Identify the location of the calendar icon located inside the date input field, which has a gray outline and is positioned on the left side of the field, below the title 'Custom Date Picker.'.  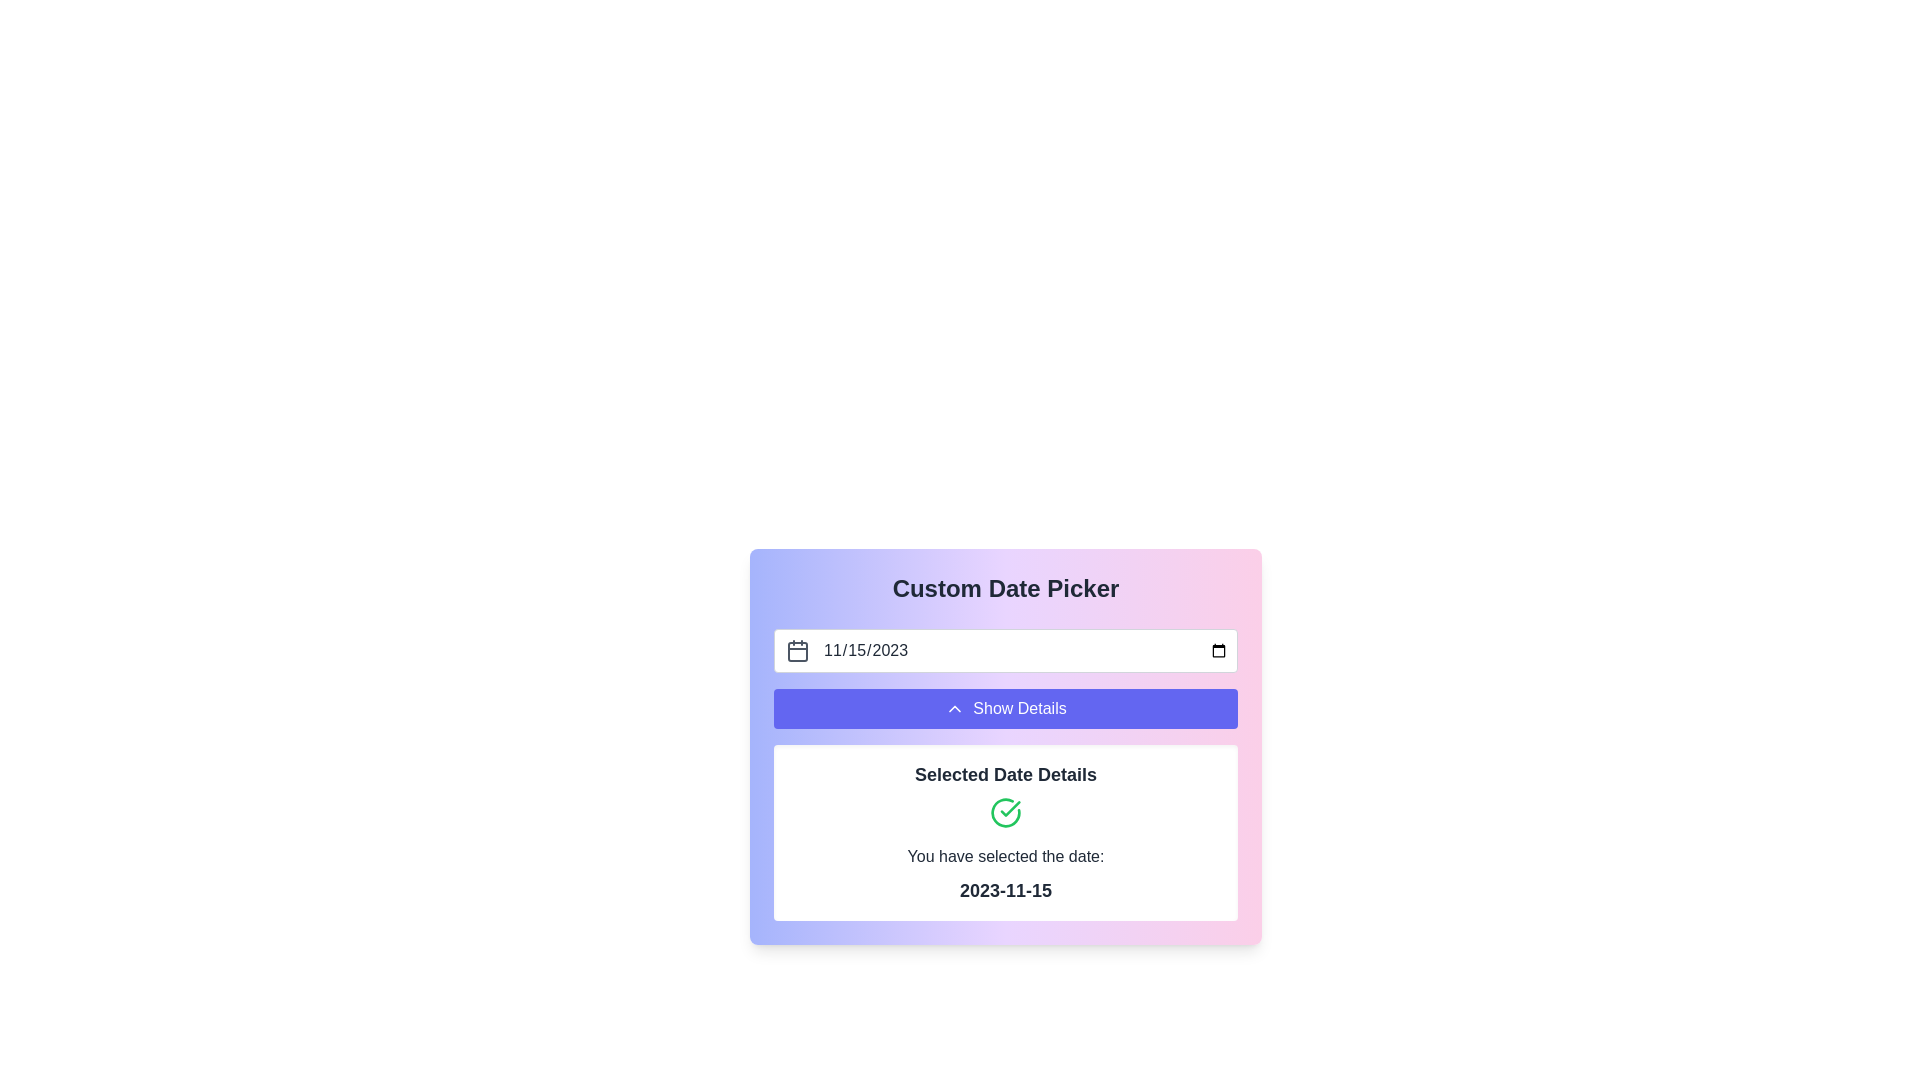
(796, 651).